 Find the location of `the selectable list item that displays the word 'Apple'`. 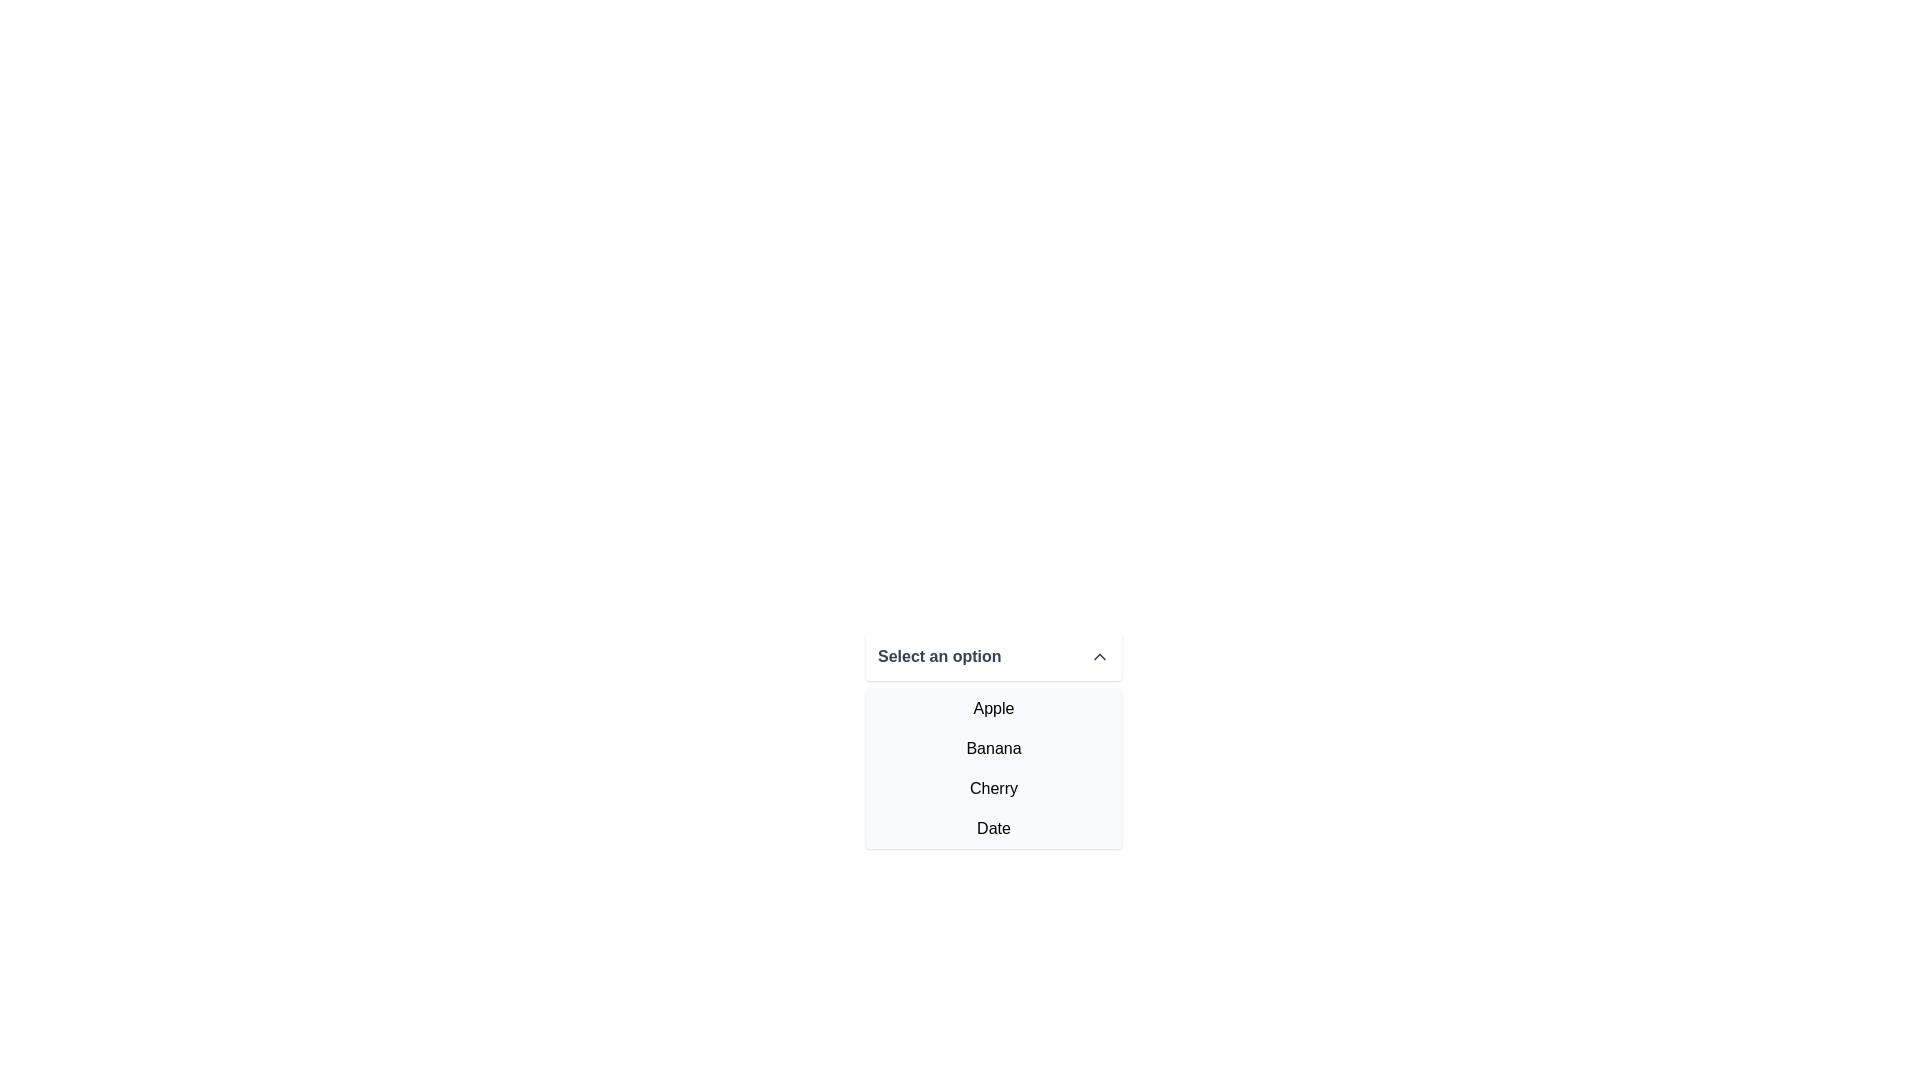

the selectable list item that displays the word 'Apple' is located at coordinates (993, 708).